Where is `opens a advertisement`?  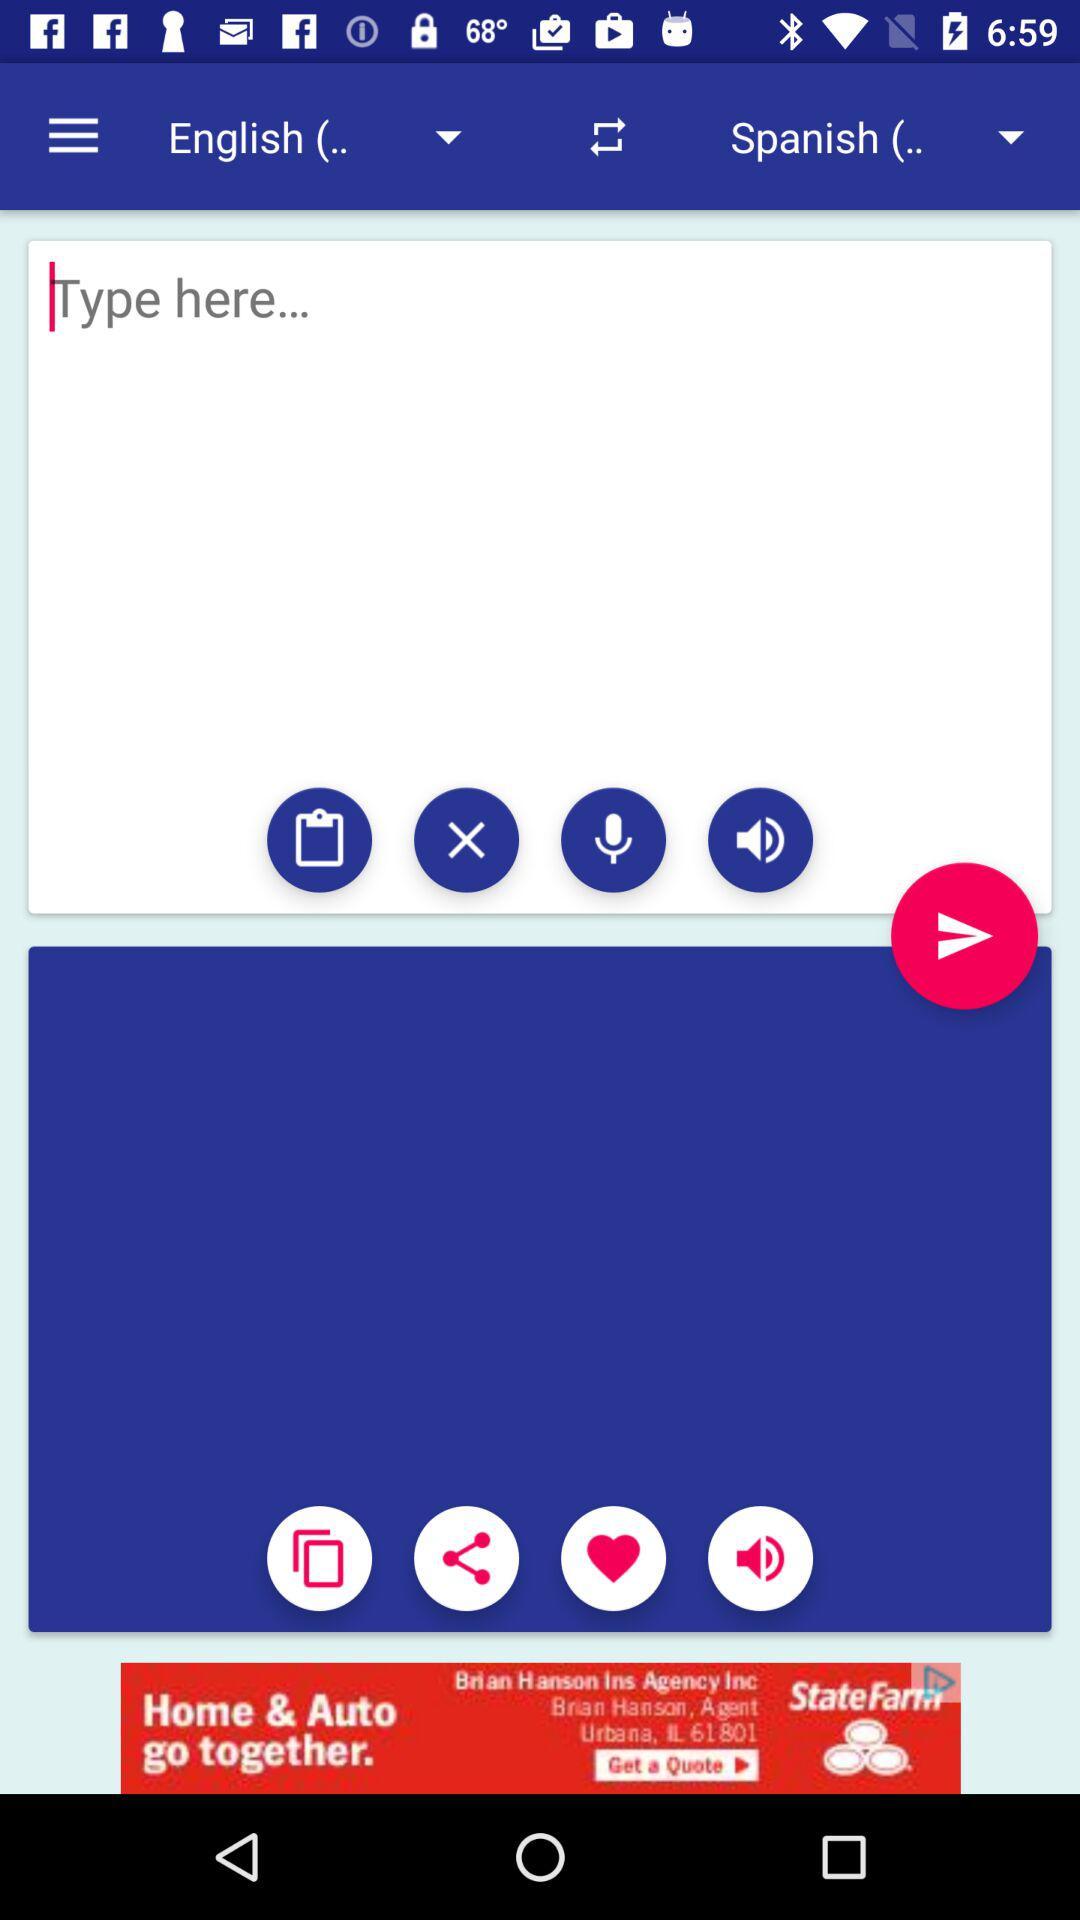 opens a advertisement is located at coordinates (540, 1727).